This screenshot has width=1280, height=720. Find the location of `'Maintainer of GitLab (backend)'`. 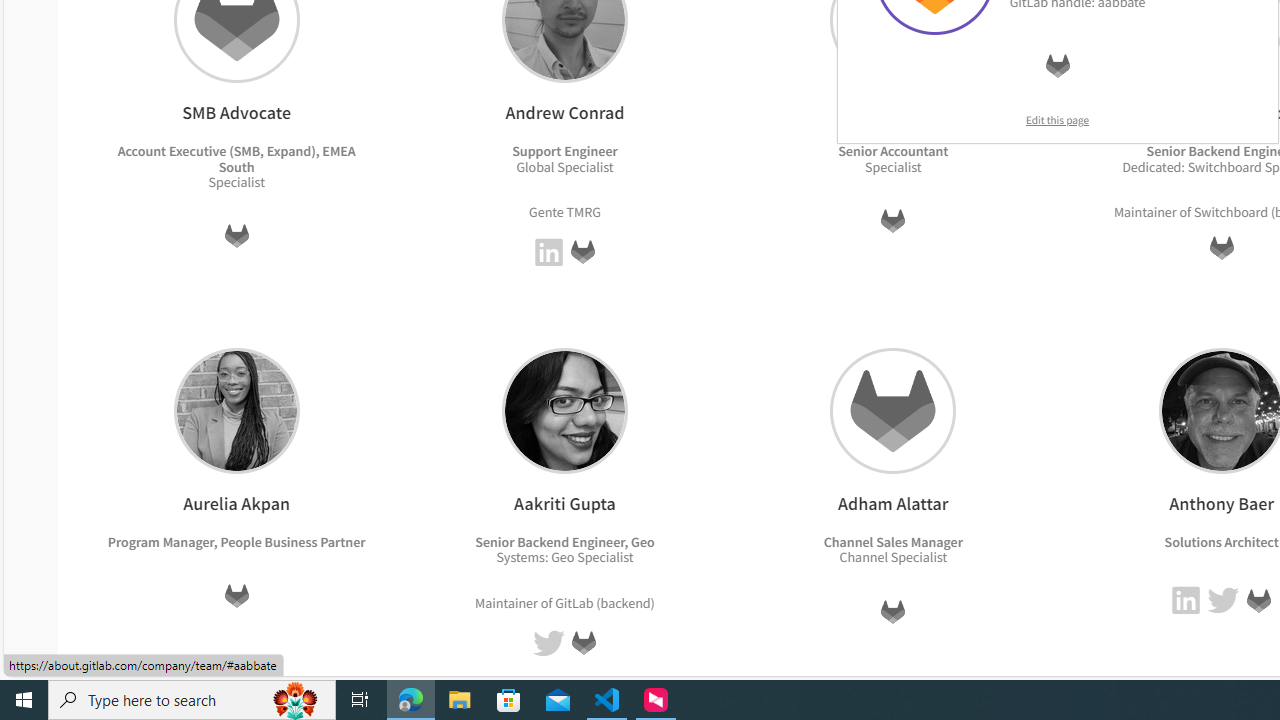

'Maintainer of GitLab (backend)' is located at coordinates (564, 601).